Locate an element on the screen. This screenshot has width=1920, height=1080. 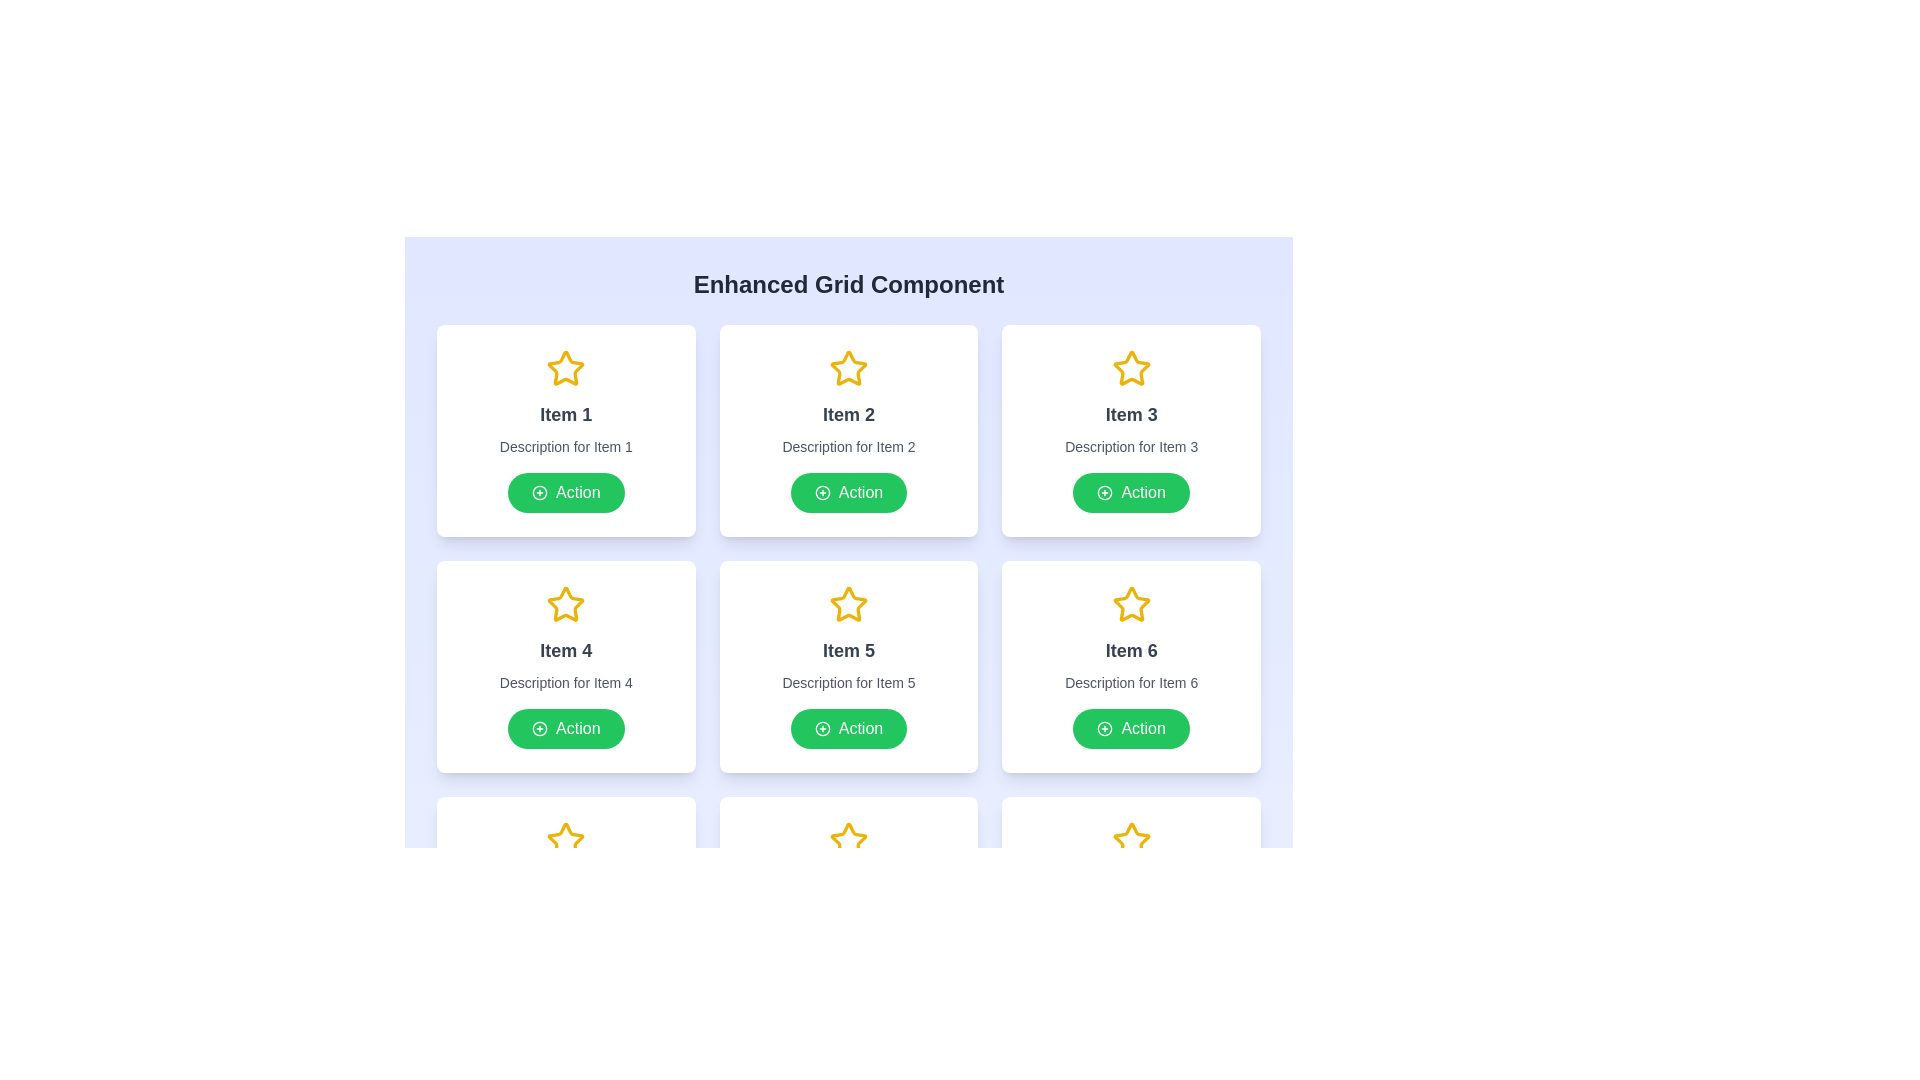
the text label providing a description for 'Item 5' located in the third column of the second row of the grid layout, positioned between the title 'Item 5' and the green action button labeled 'Action' is located at coordinates (849, 681).